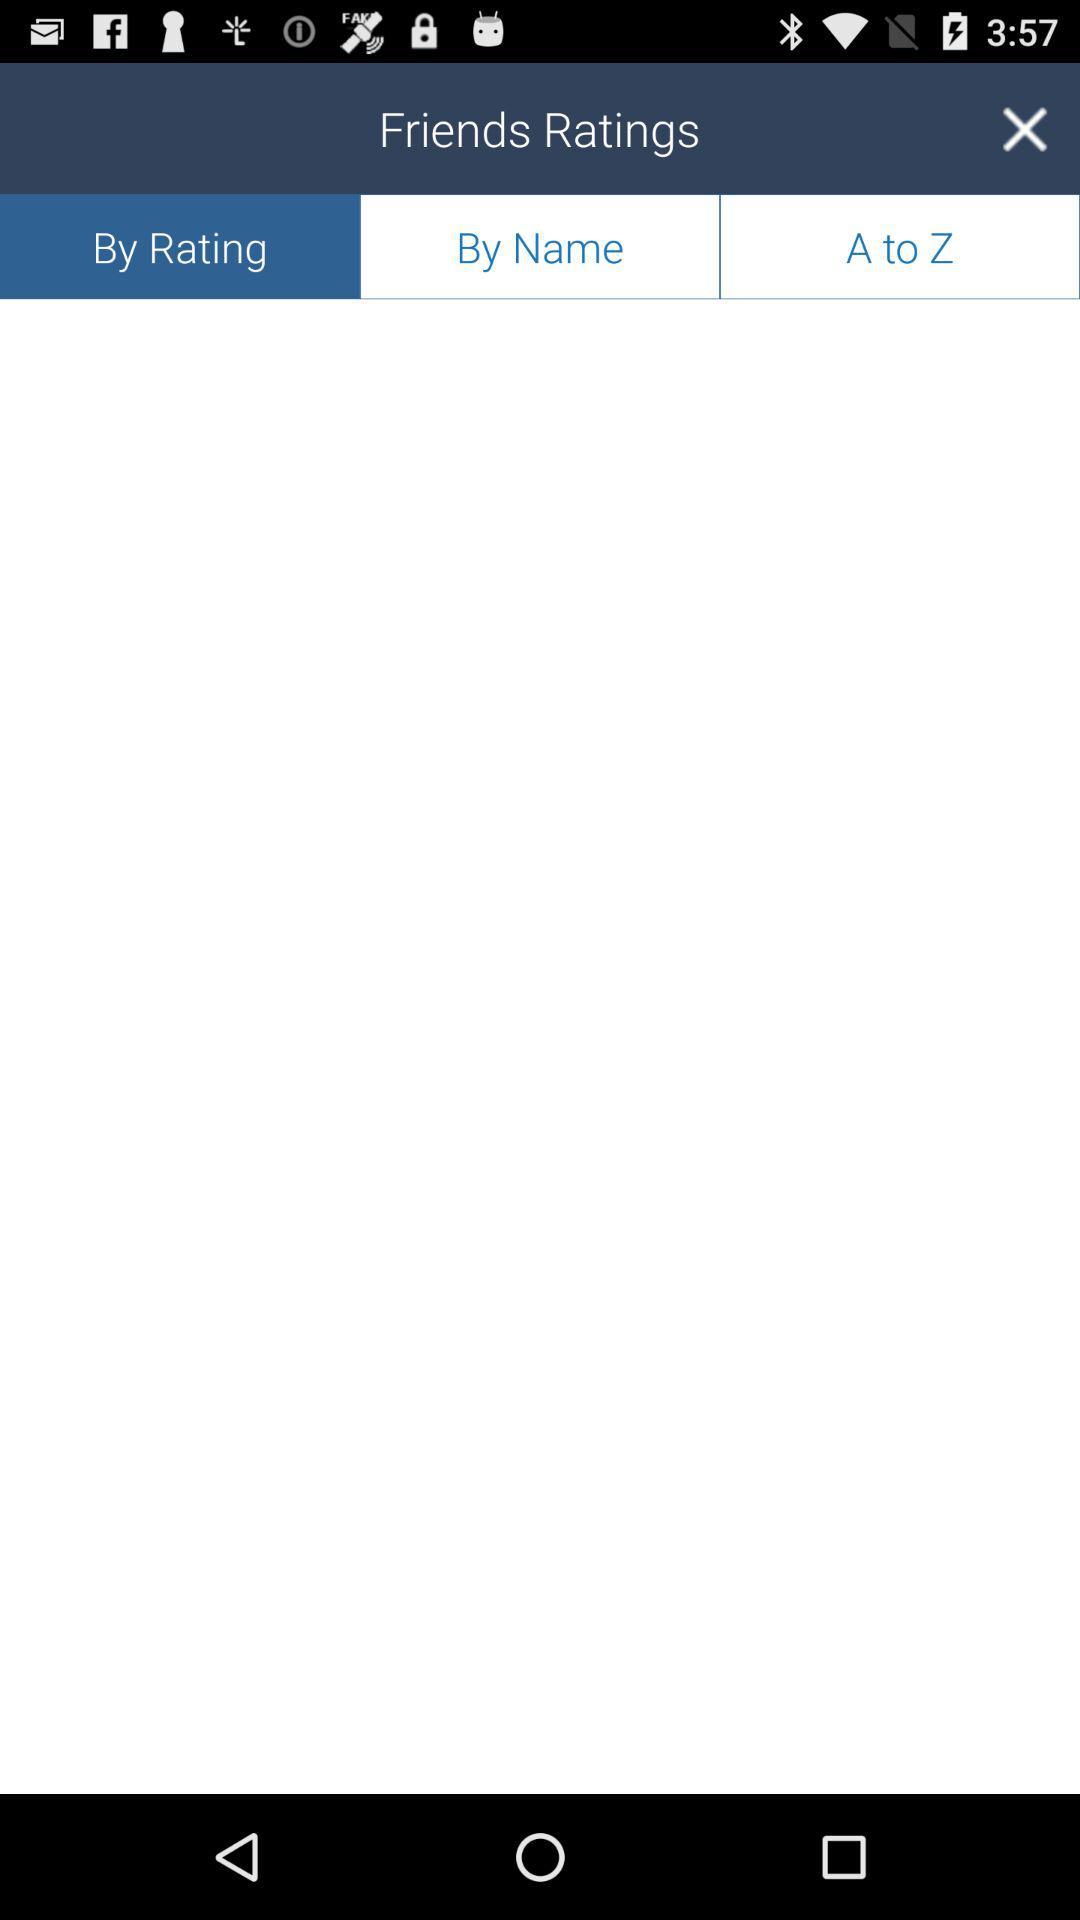 The width and height of the screenshot is (1080, 1920). Describe the element at coordinates (180, 245) in the screenshot. I see `the icon at the top left corner` at that location.